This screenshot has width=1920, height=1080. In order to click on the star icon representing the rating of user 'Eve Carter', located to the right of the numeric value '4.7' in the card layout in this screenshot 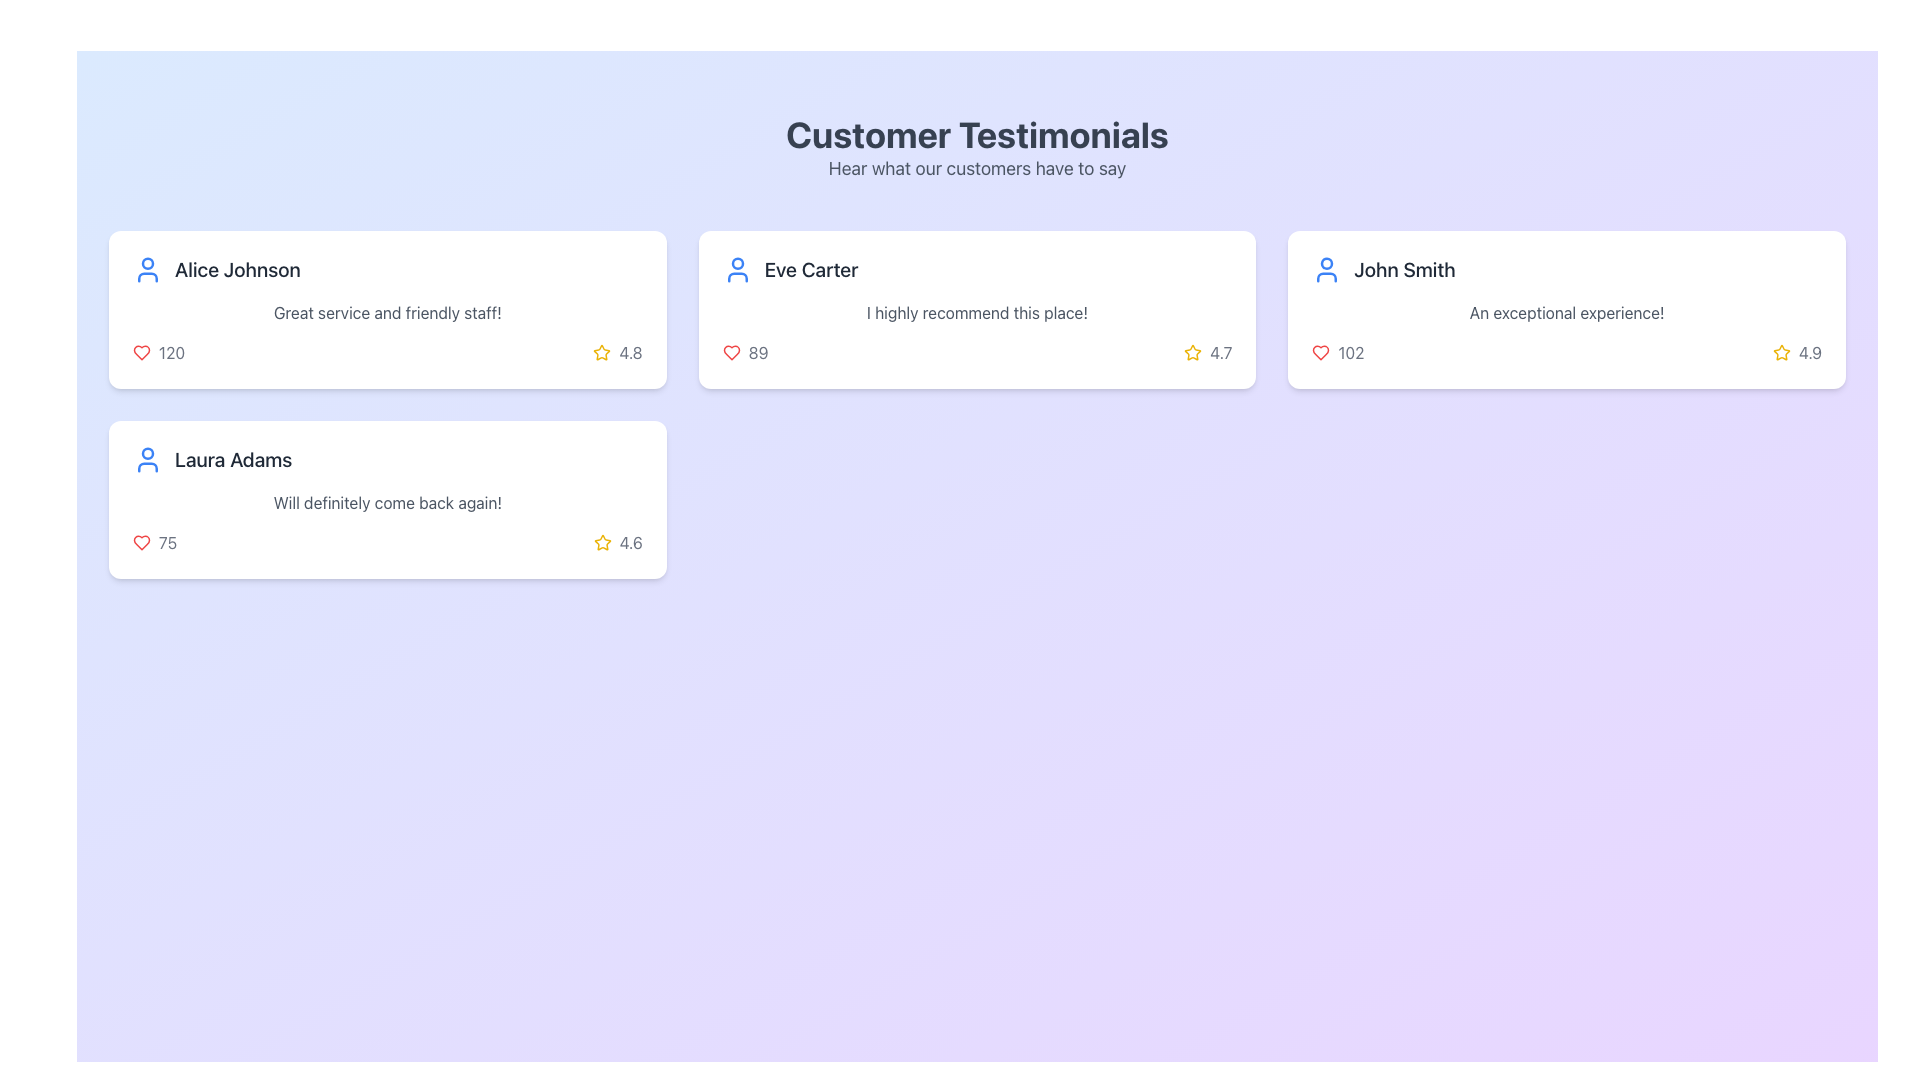, I will do `click(1193, 351)`.